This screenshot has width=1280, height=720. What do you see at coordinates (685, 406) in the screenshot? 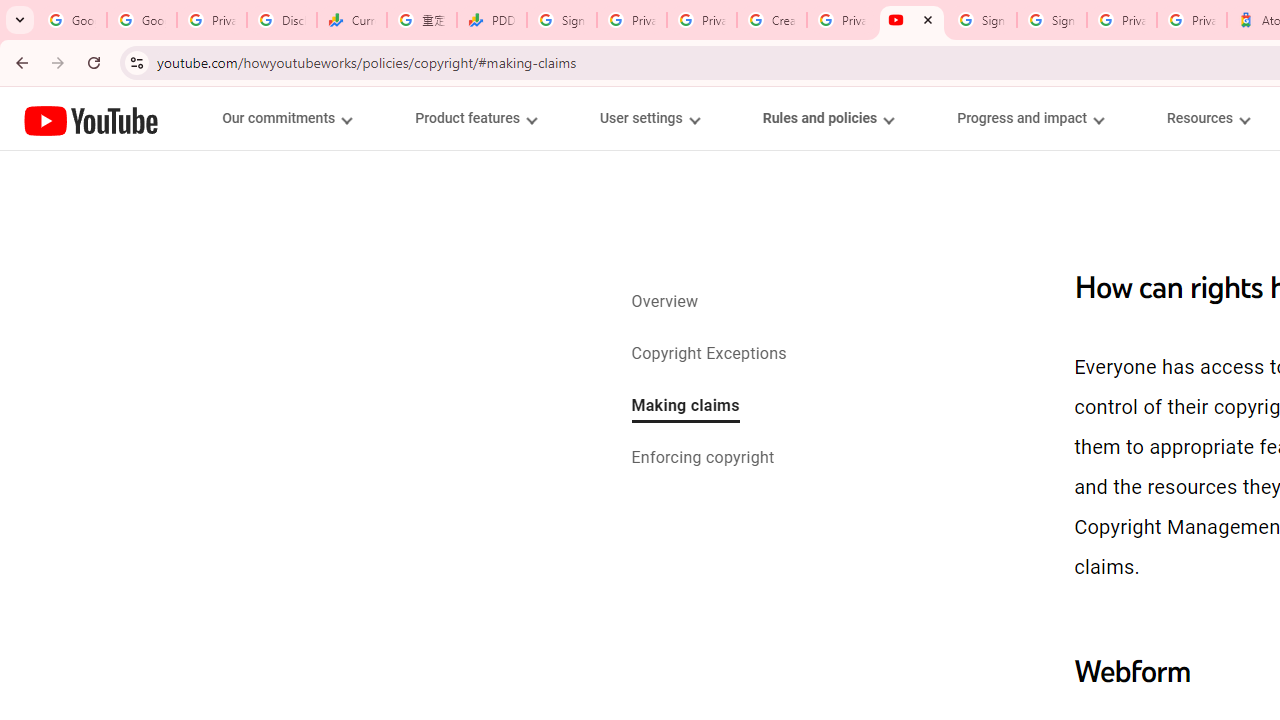
I see `'Making claims'` at bounding box center [685, 406].